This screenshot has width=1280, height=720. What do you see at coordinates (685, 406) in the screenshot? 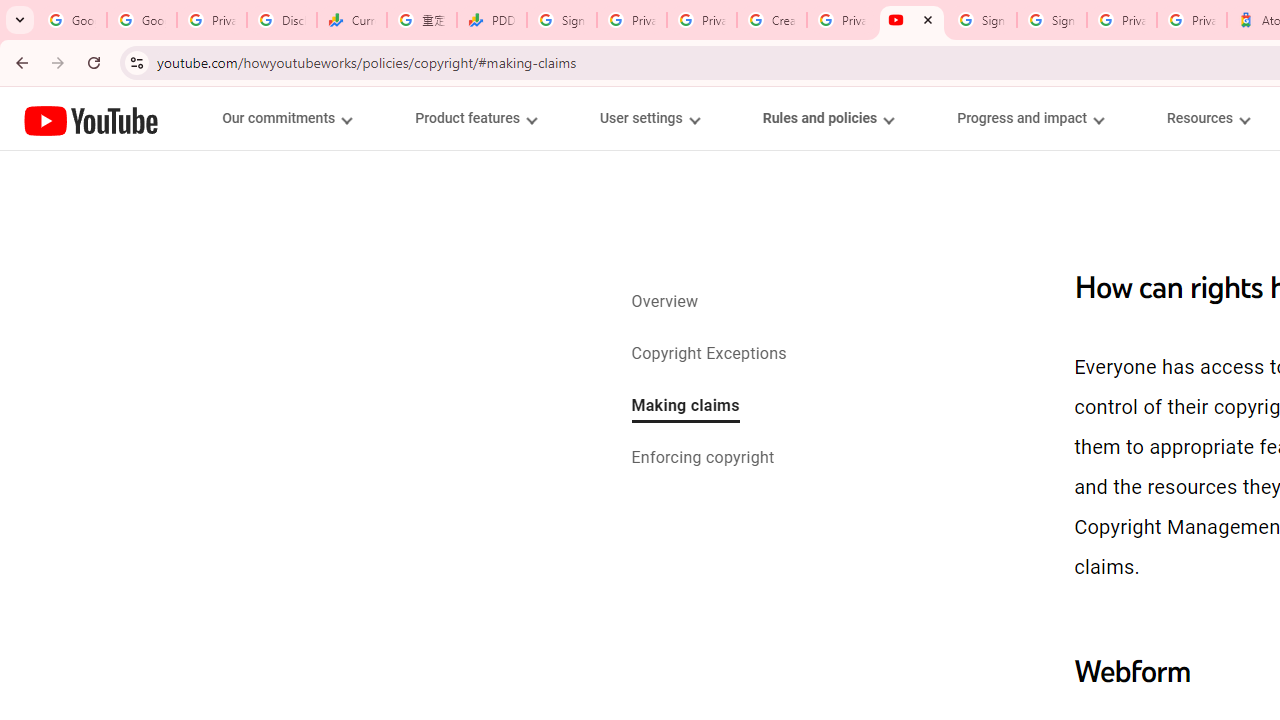
I see `'Making claims'` at bounding box center [685, 406].